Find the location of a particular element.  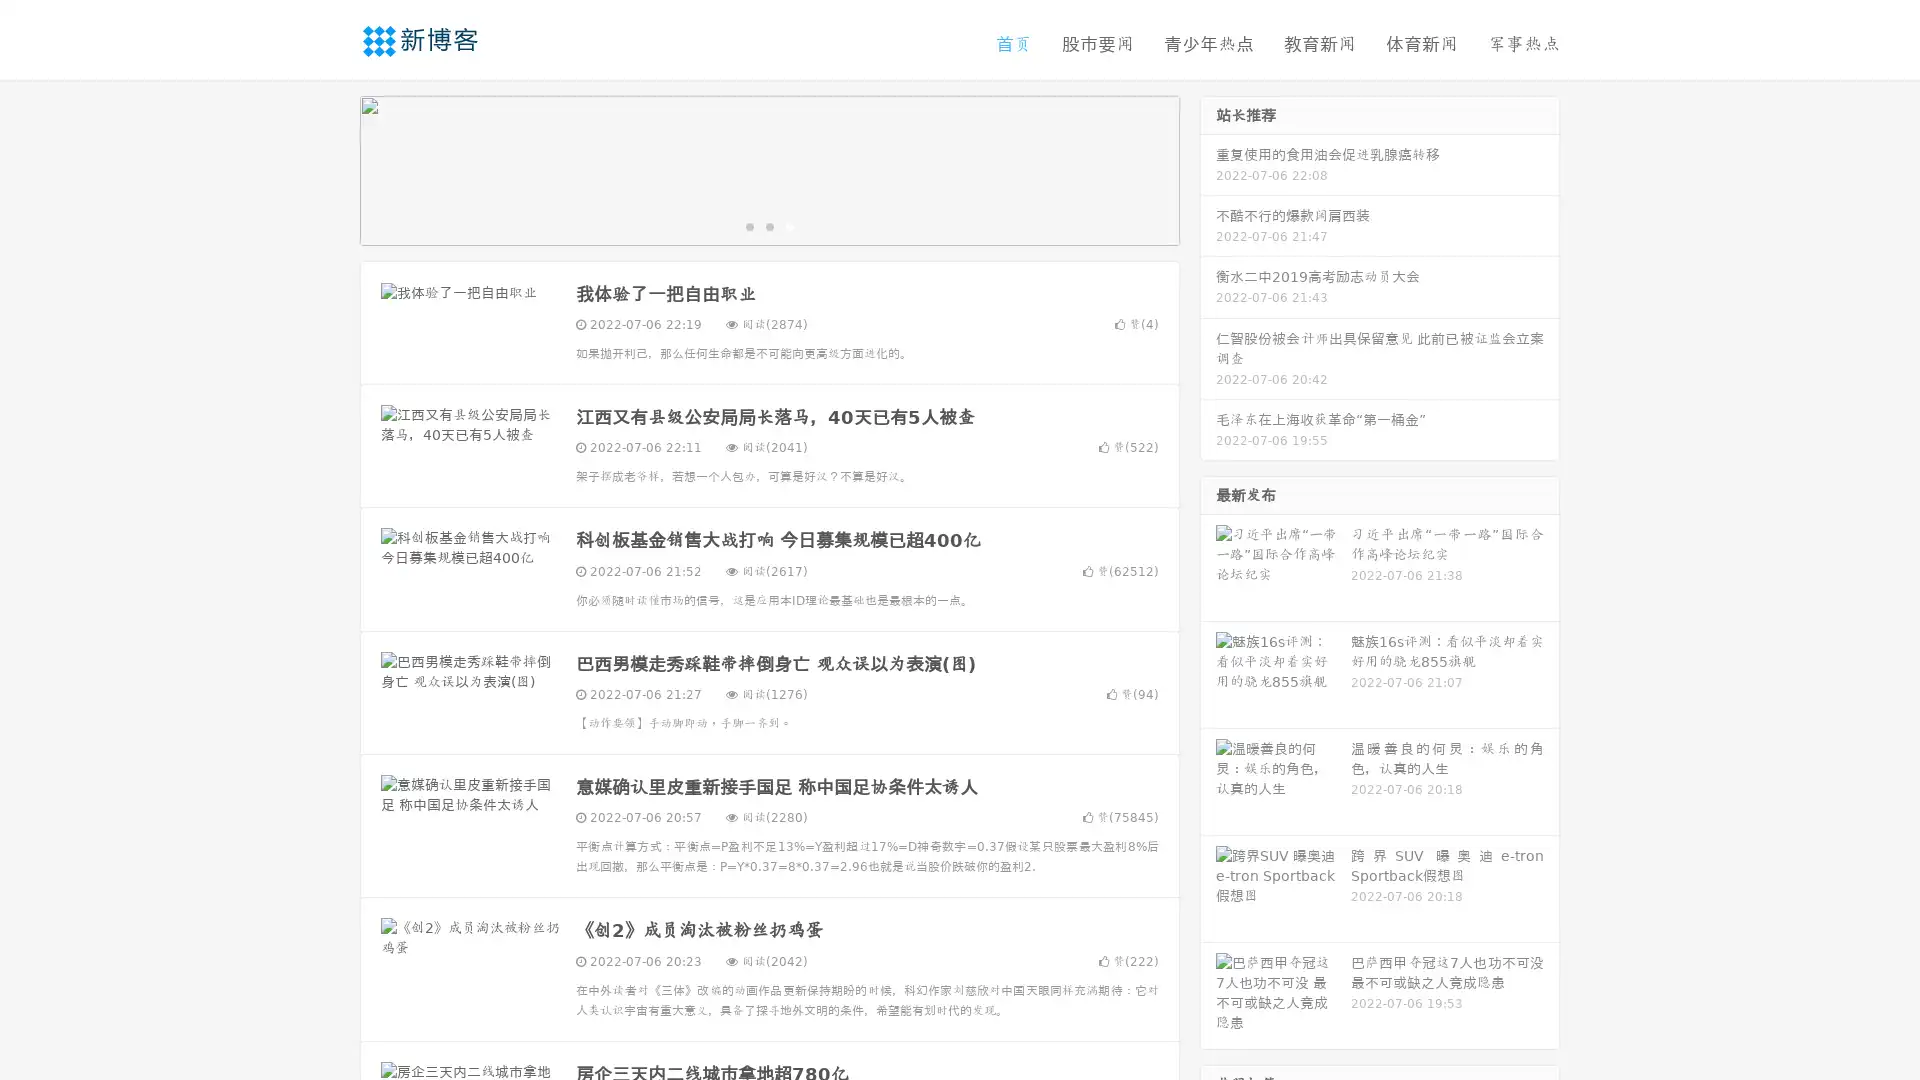

Previous slide is located at coordinates (330, 168).